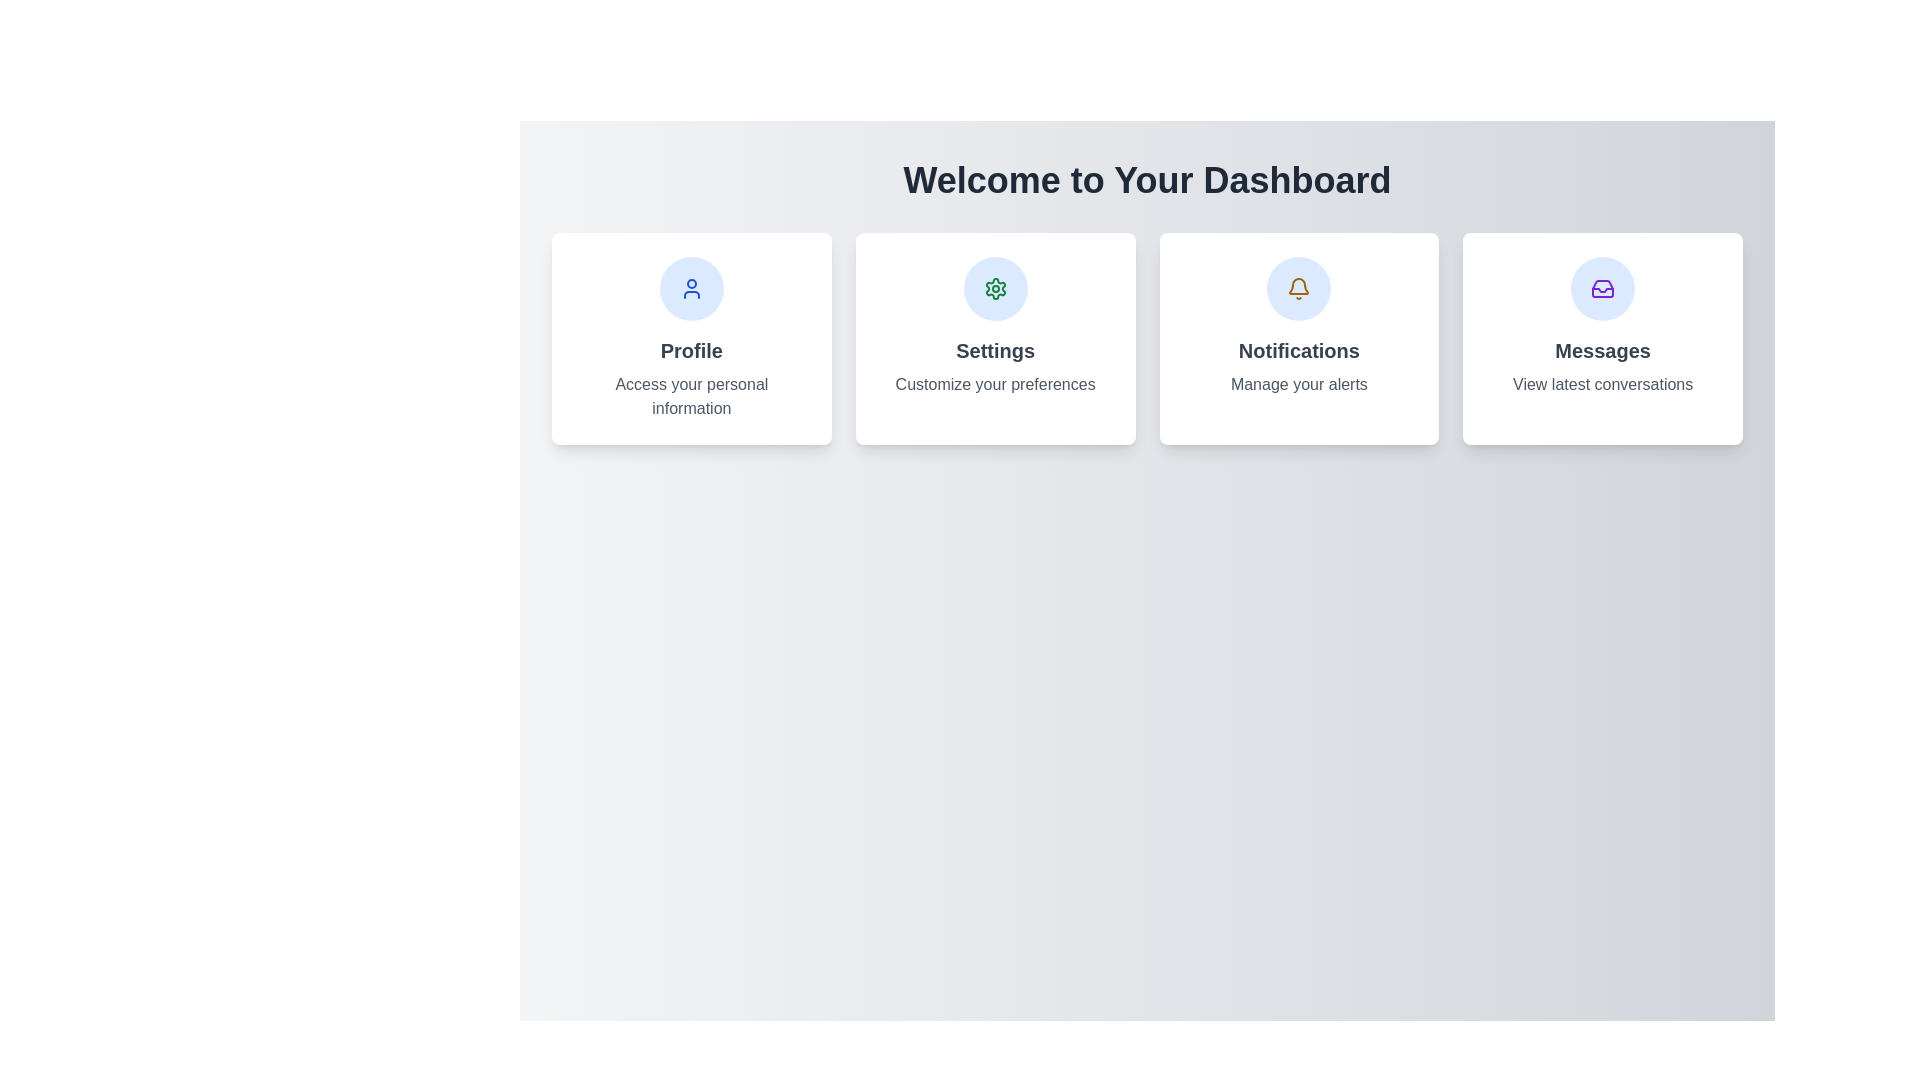 The height and width of the screenshot is (1080, 1920). Describe the element at coordinates (995, 289) in the screenshot. I see `the 'Settings' icon located at the top-center of the second card below the 'Welcome to Your Dashboard' header for context` at that location.